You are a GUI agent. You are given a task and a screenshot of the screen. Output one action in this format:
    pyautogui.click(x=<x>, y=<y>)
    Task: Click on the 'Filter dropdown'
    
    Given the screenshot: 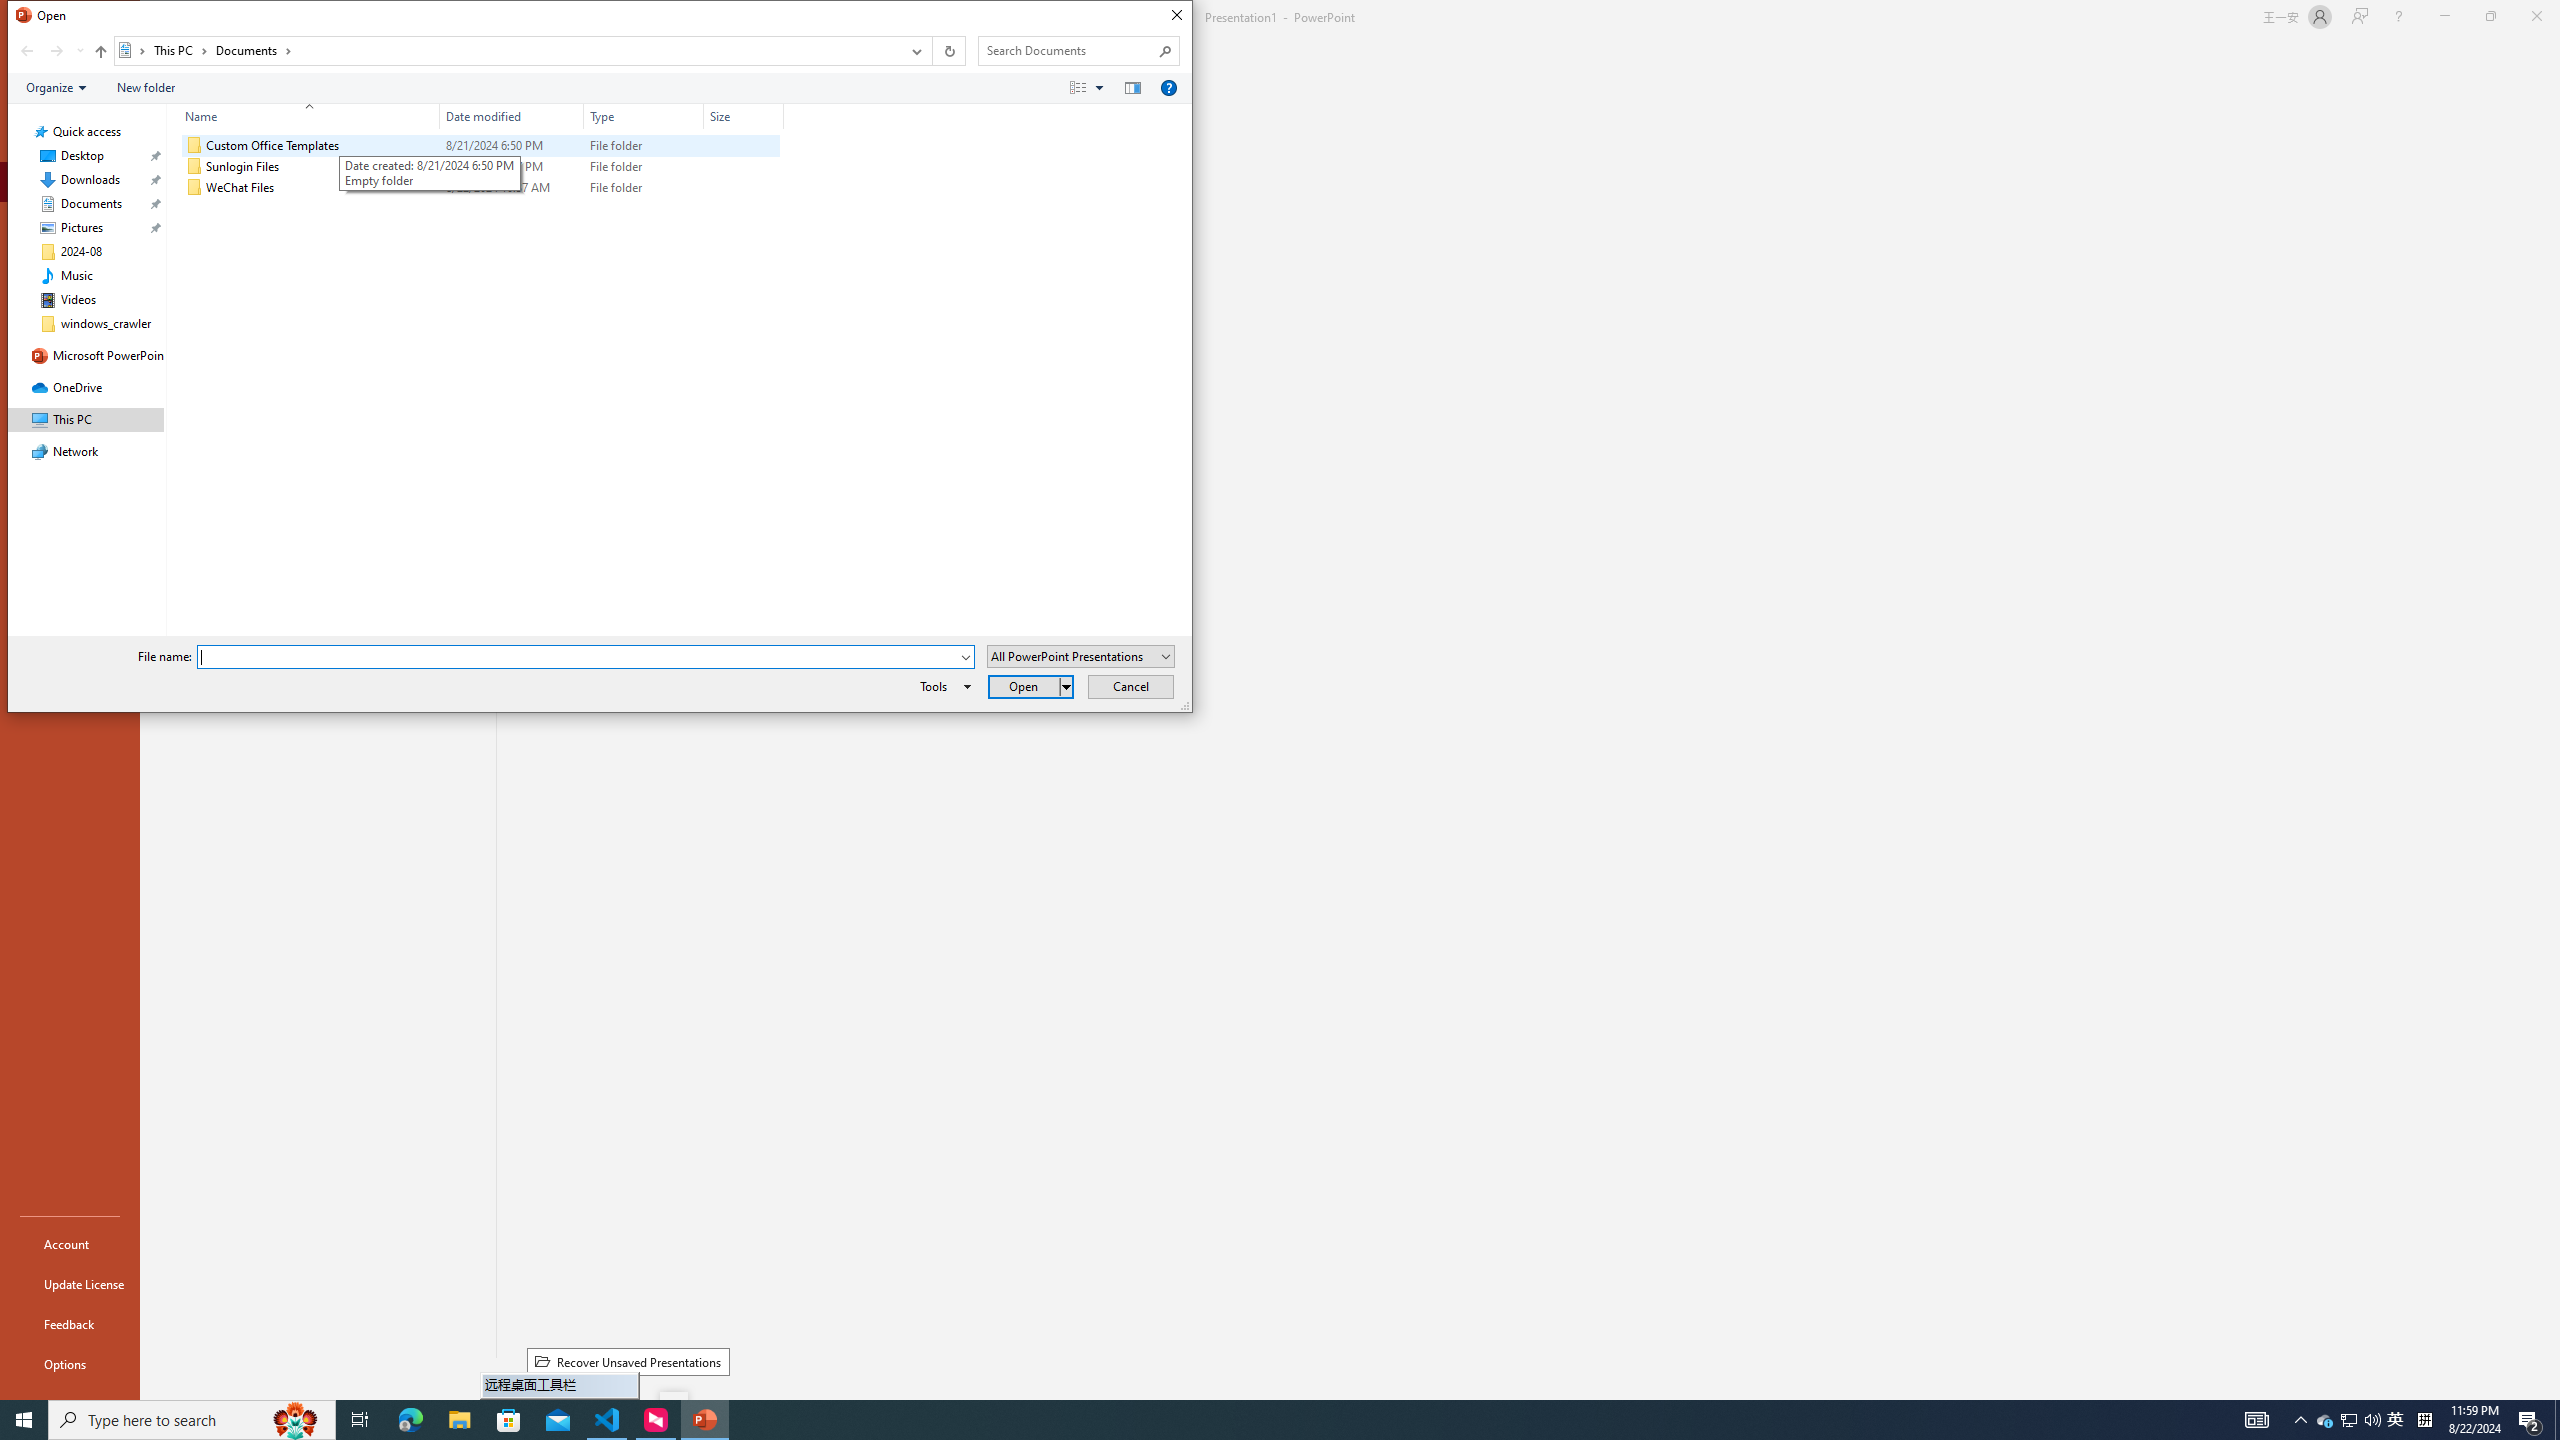 What is the action you would take?
    pyautogui.click(x=774, y=115)
    